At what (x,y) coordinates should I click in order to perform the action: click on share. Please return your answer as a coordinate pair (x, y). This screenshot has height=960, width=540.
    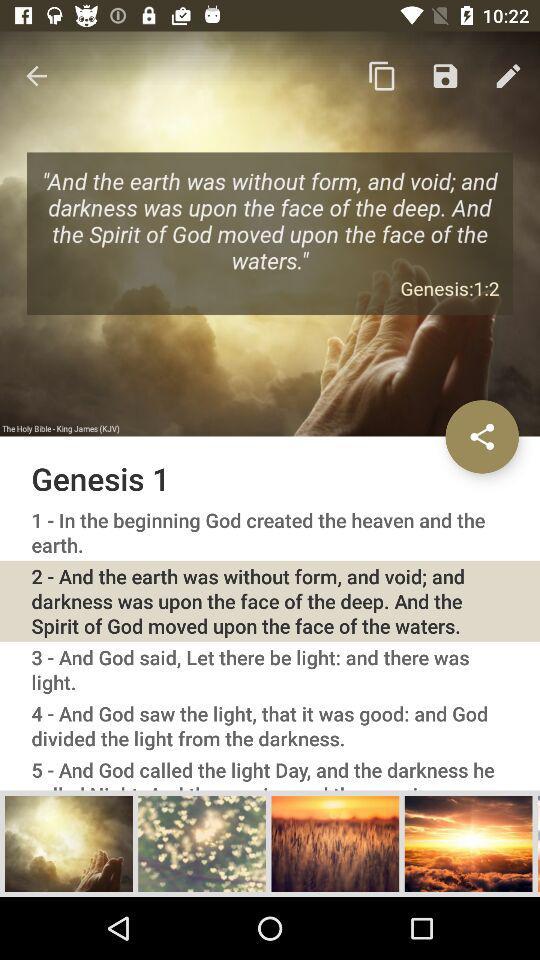
    Looking at the image, I should click on (481, 436).